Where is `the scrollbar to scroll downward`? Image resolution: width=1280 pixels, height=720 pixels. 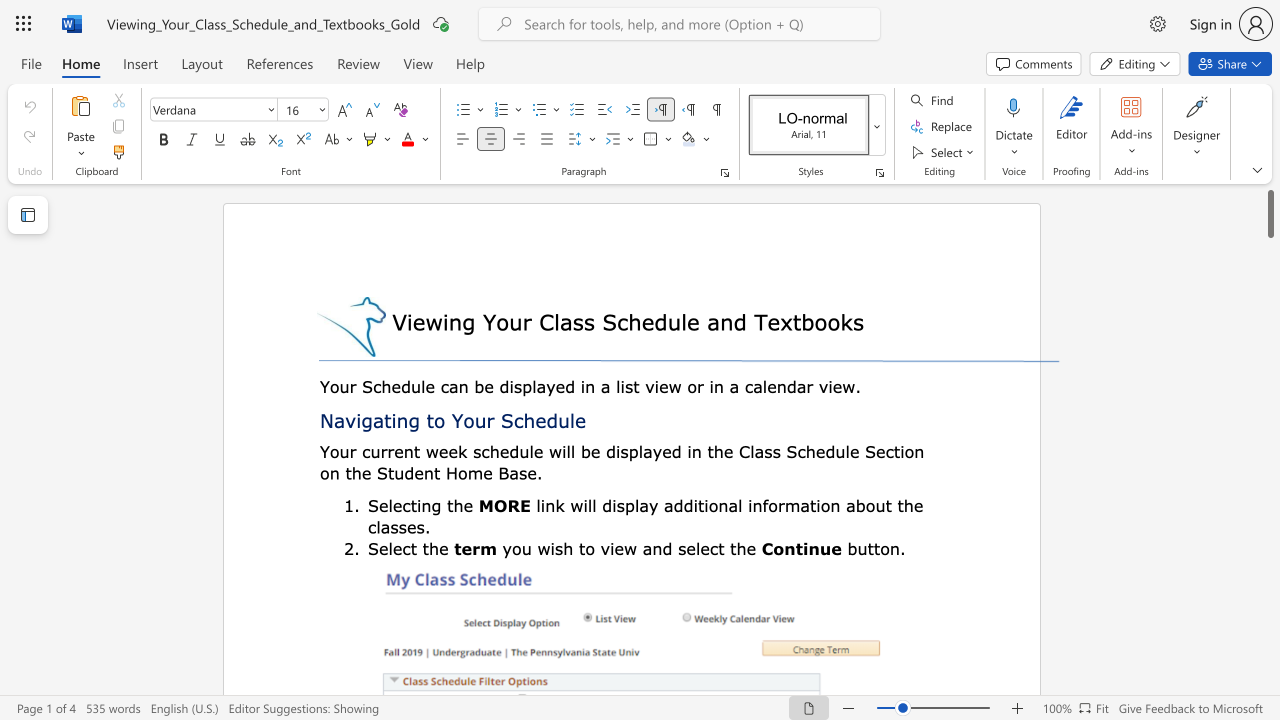
the scrollbar to scroll downward is located at coordinates (1269, 408).